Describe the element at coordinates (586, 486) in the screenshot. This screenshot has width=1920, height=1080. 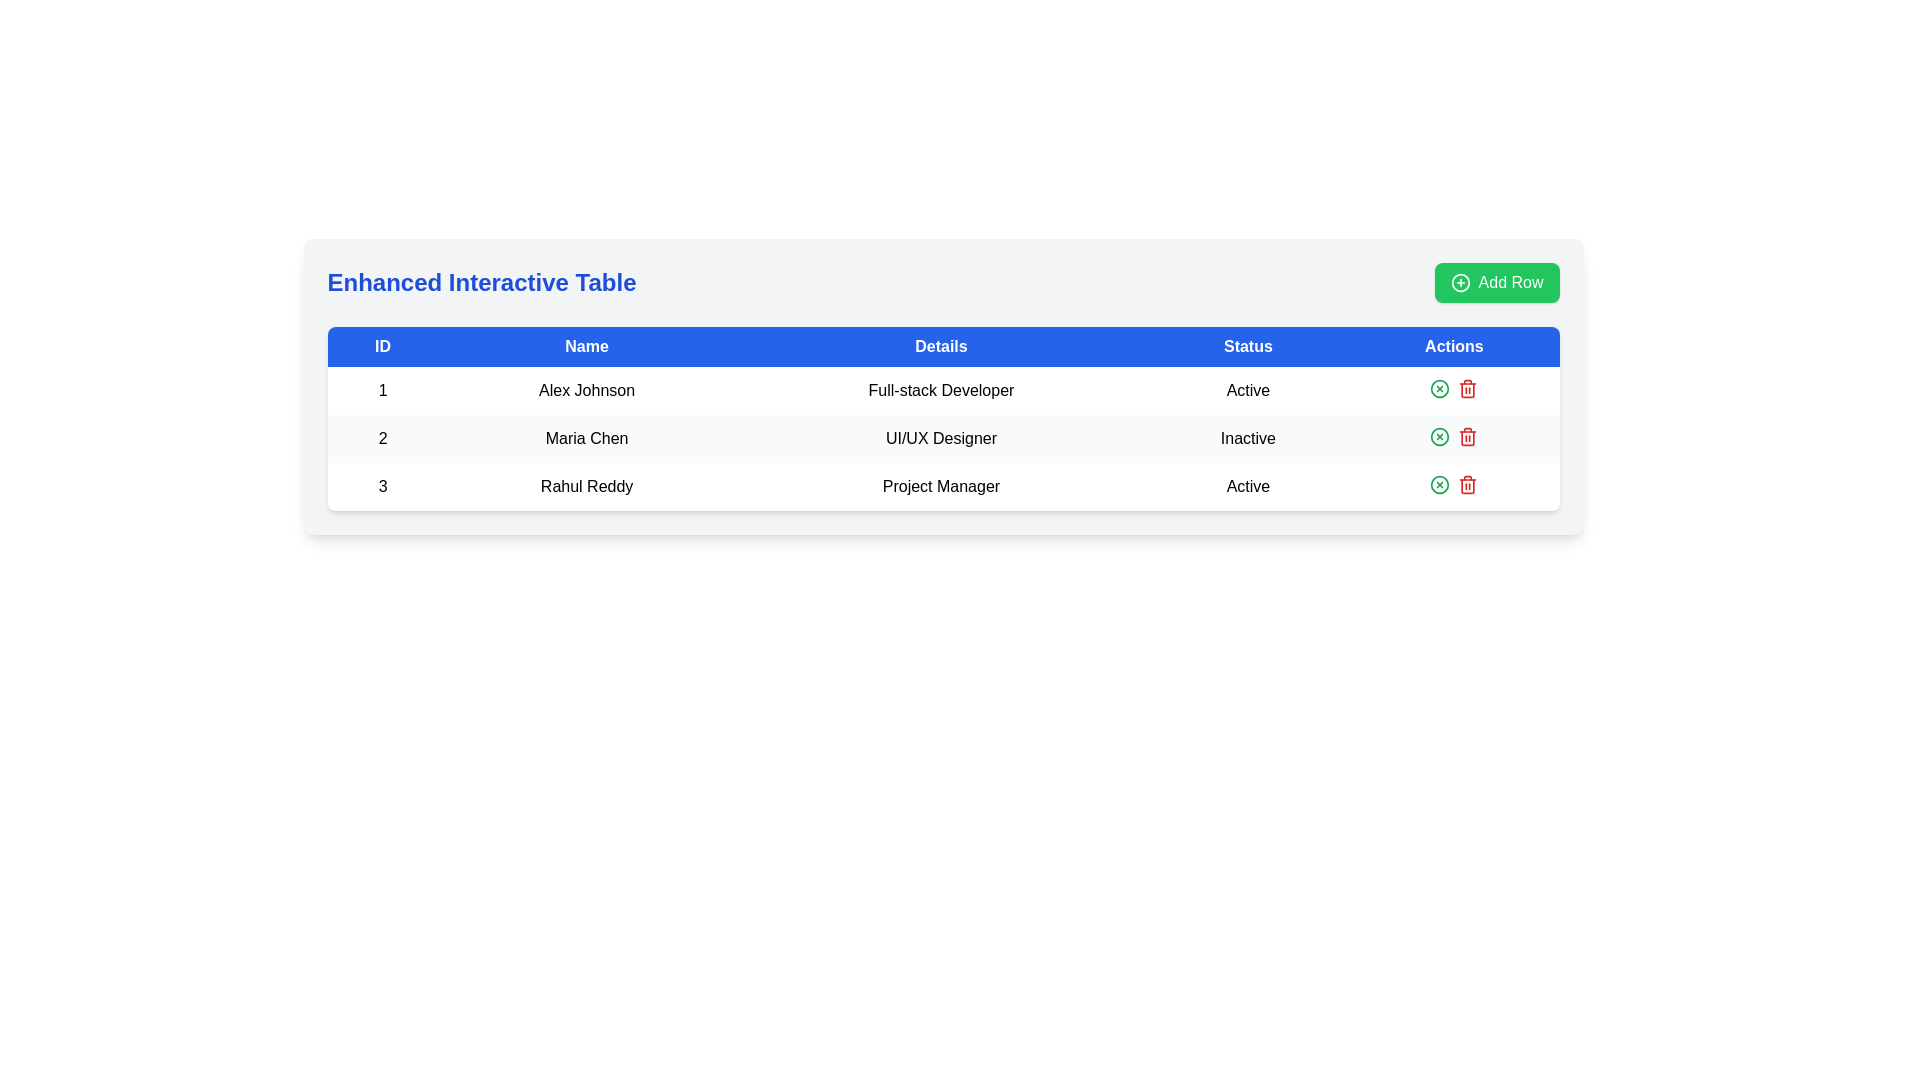
I see `the table cell text representing the name of an individual in the third row under the 'Name' column` at that location.